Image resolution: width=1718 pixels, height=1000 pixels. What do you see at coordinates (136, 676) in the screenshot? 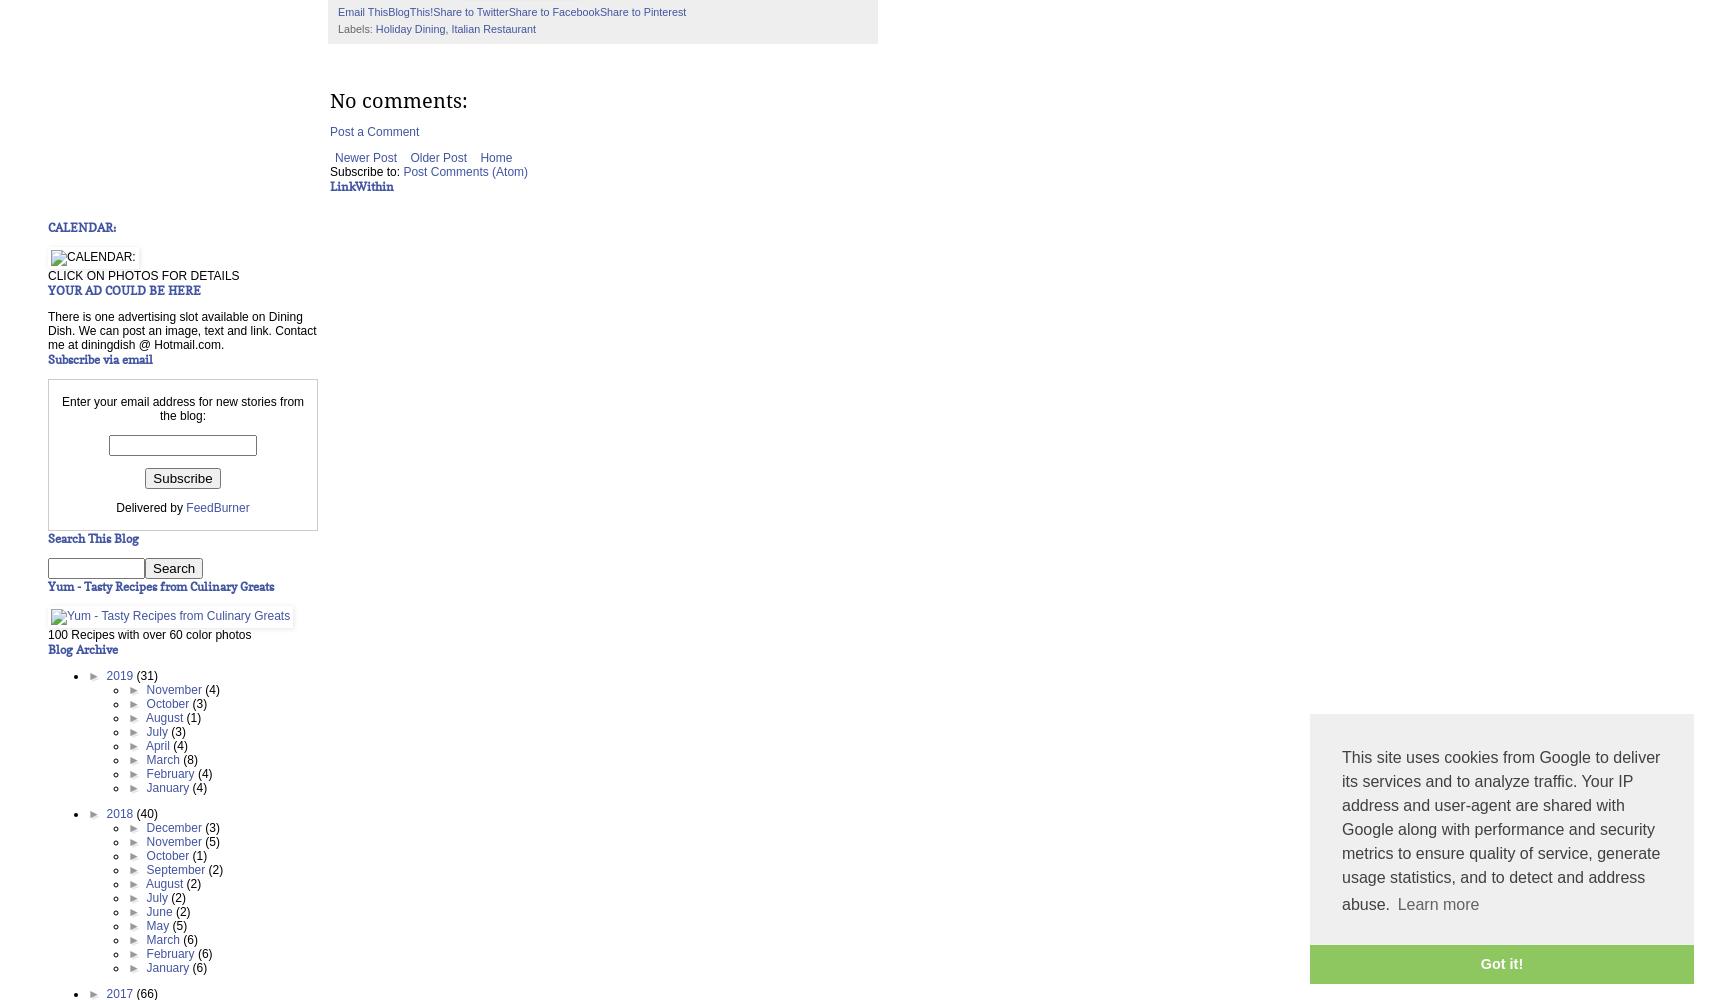
I see `'(31)'` at bounding box center [136, 676].